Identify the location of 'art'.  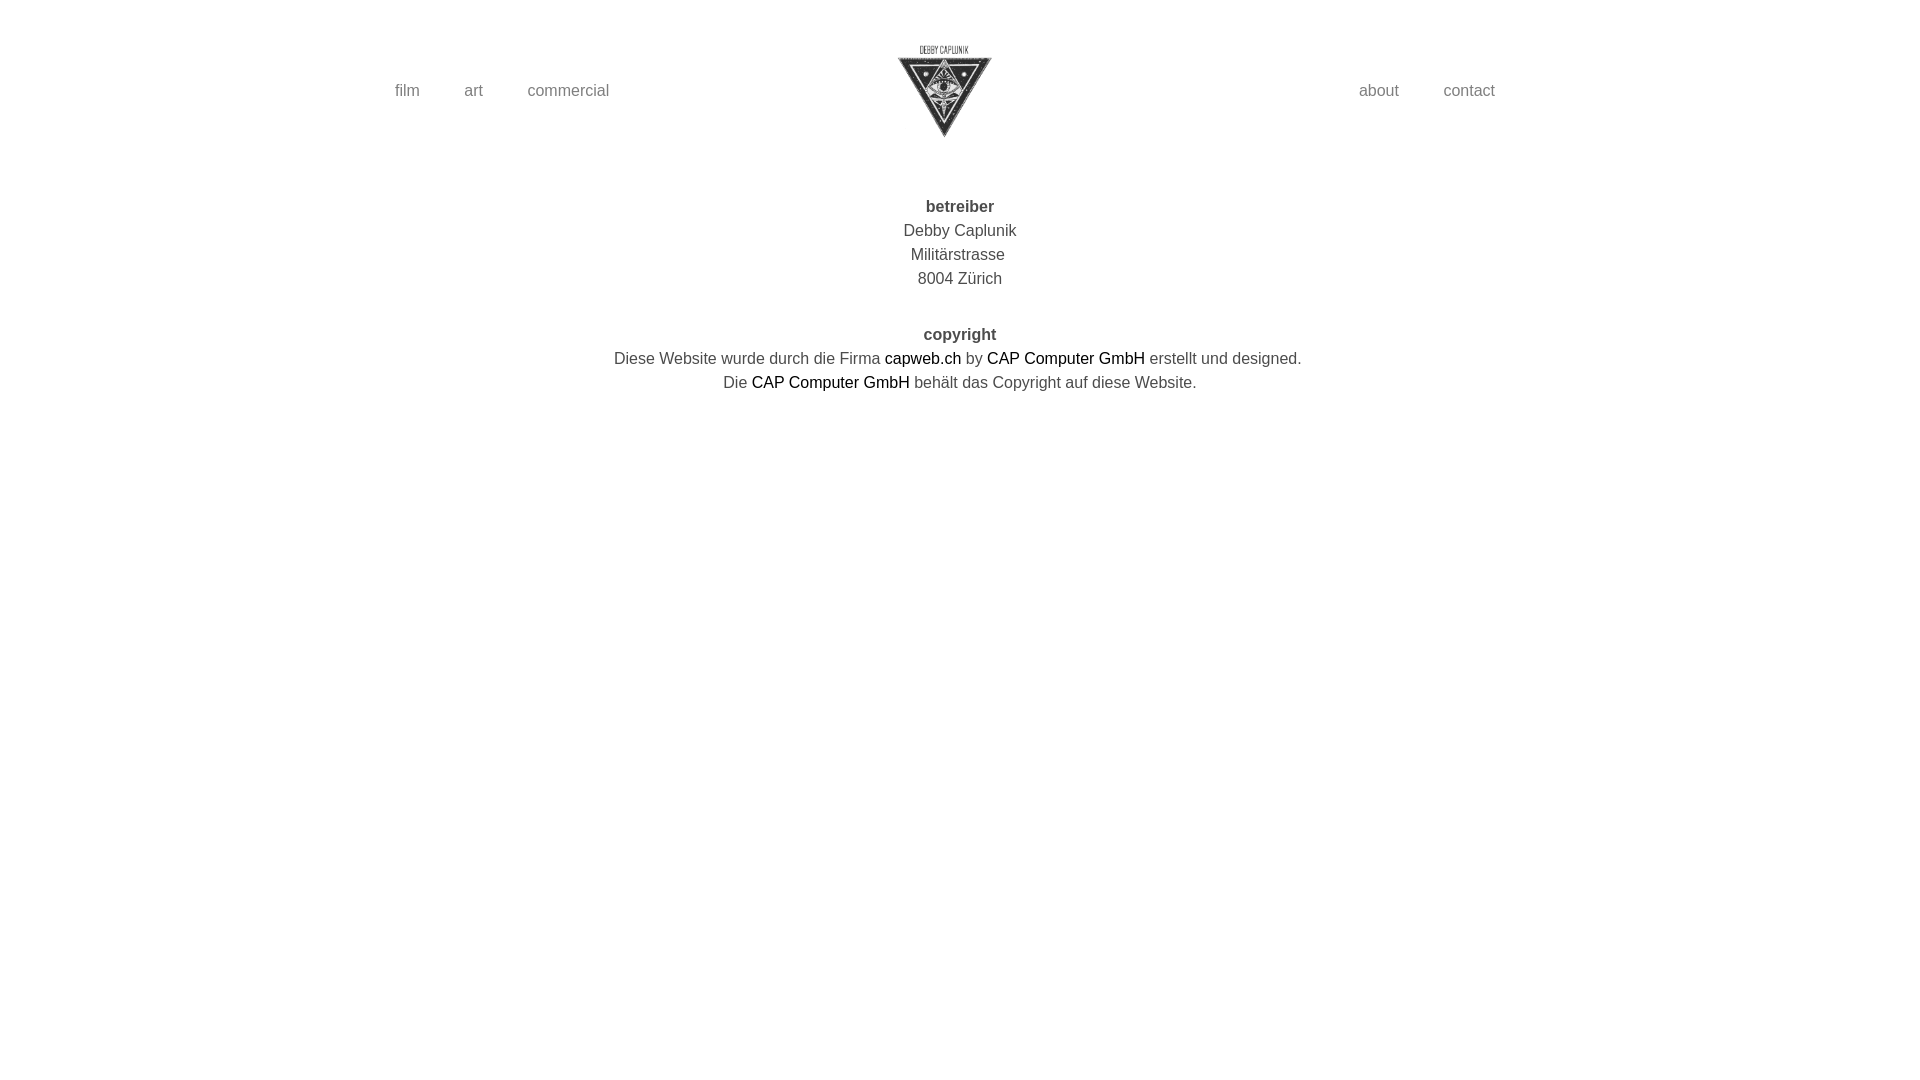
(472, 91).